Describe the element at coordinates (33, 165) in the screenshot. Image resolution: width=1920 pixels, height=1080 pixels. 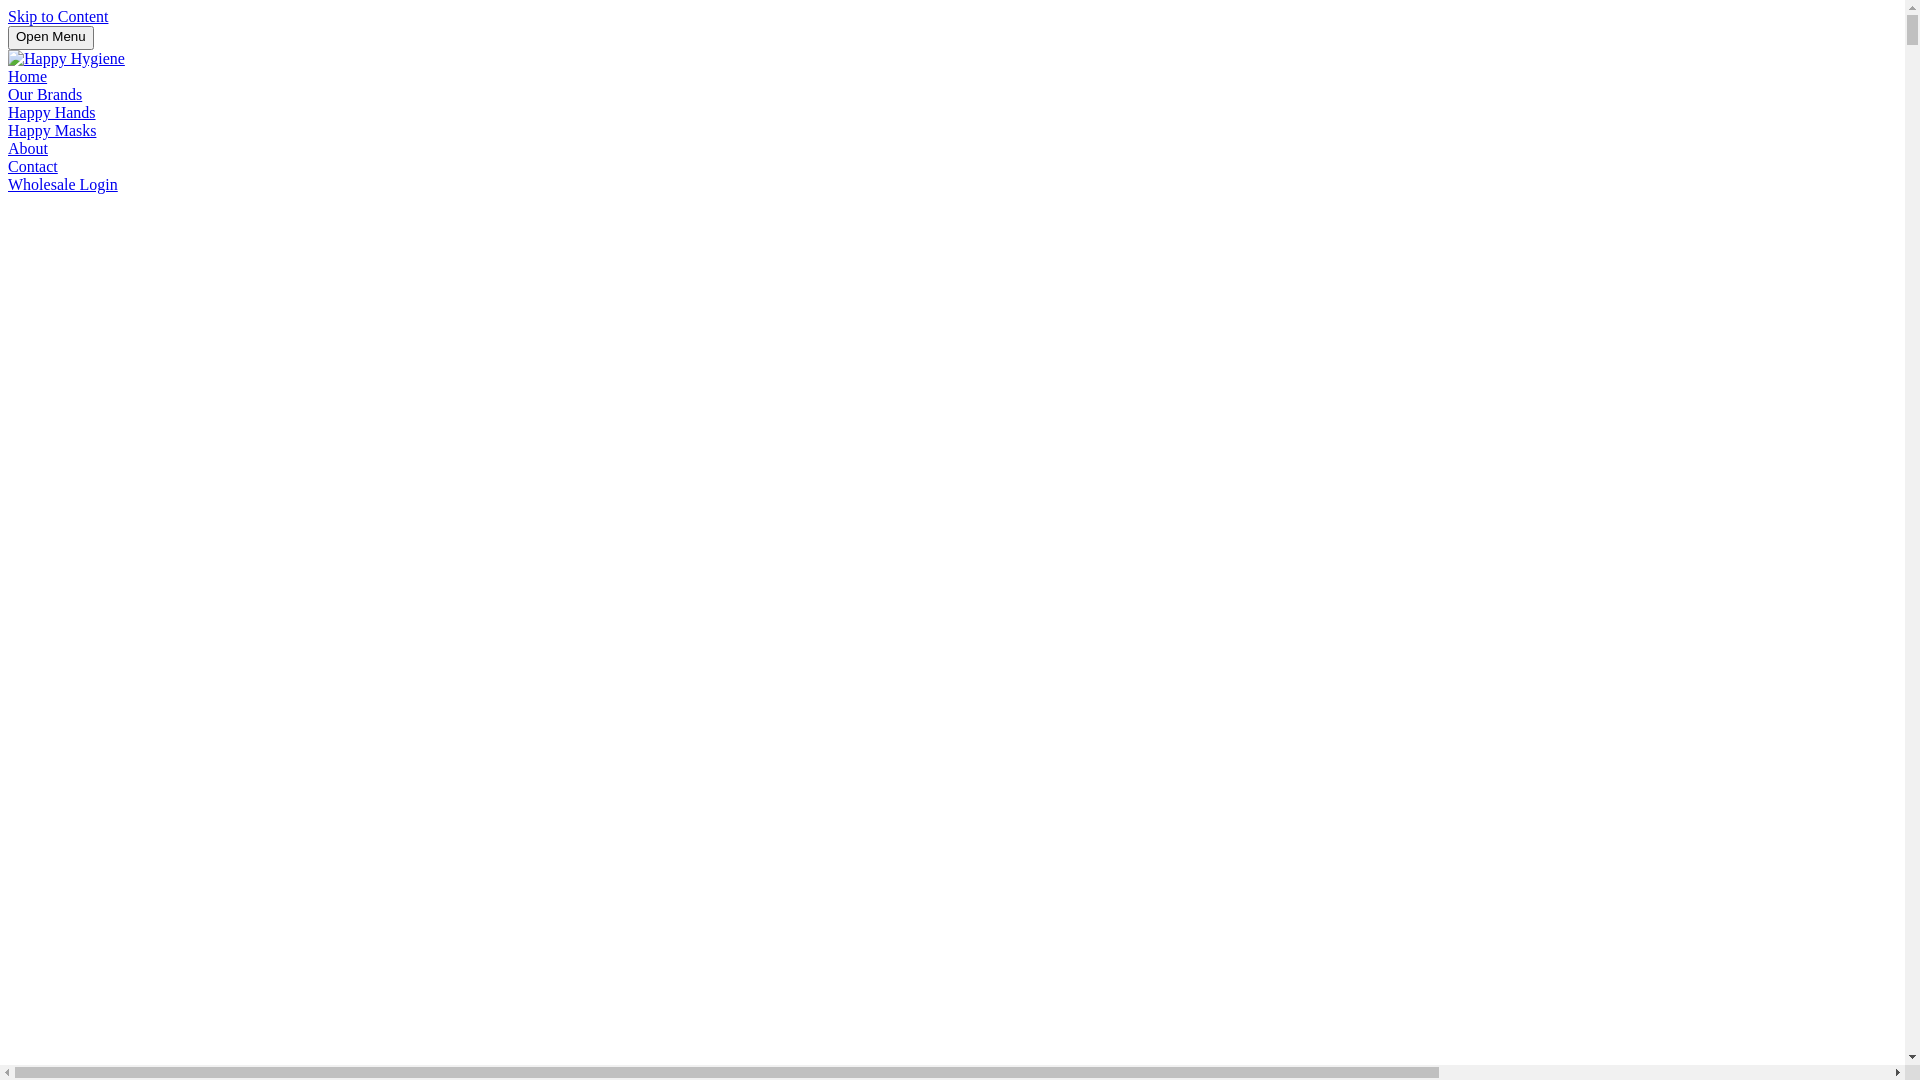
I see `'Contact'` at that location.